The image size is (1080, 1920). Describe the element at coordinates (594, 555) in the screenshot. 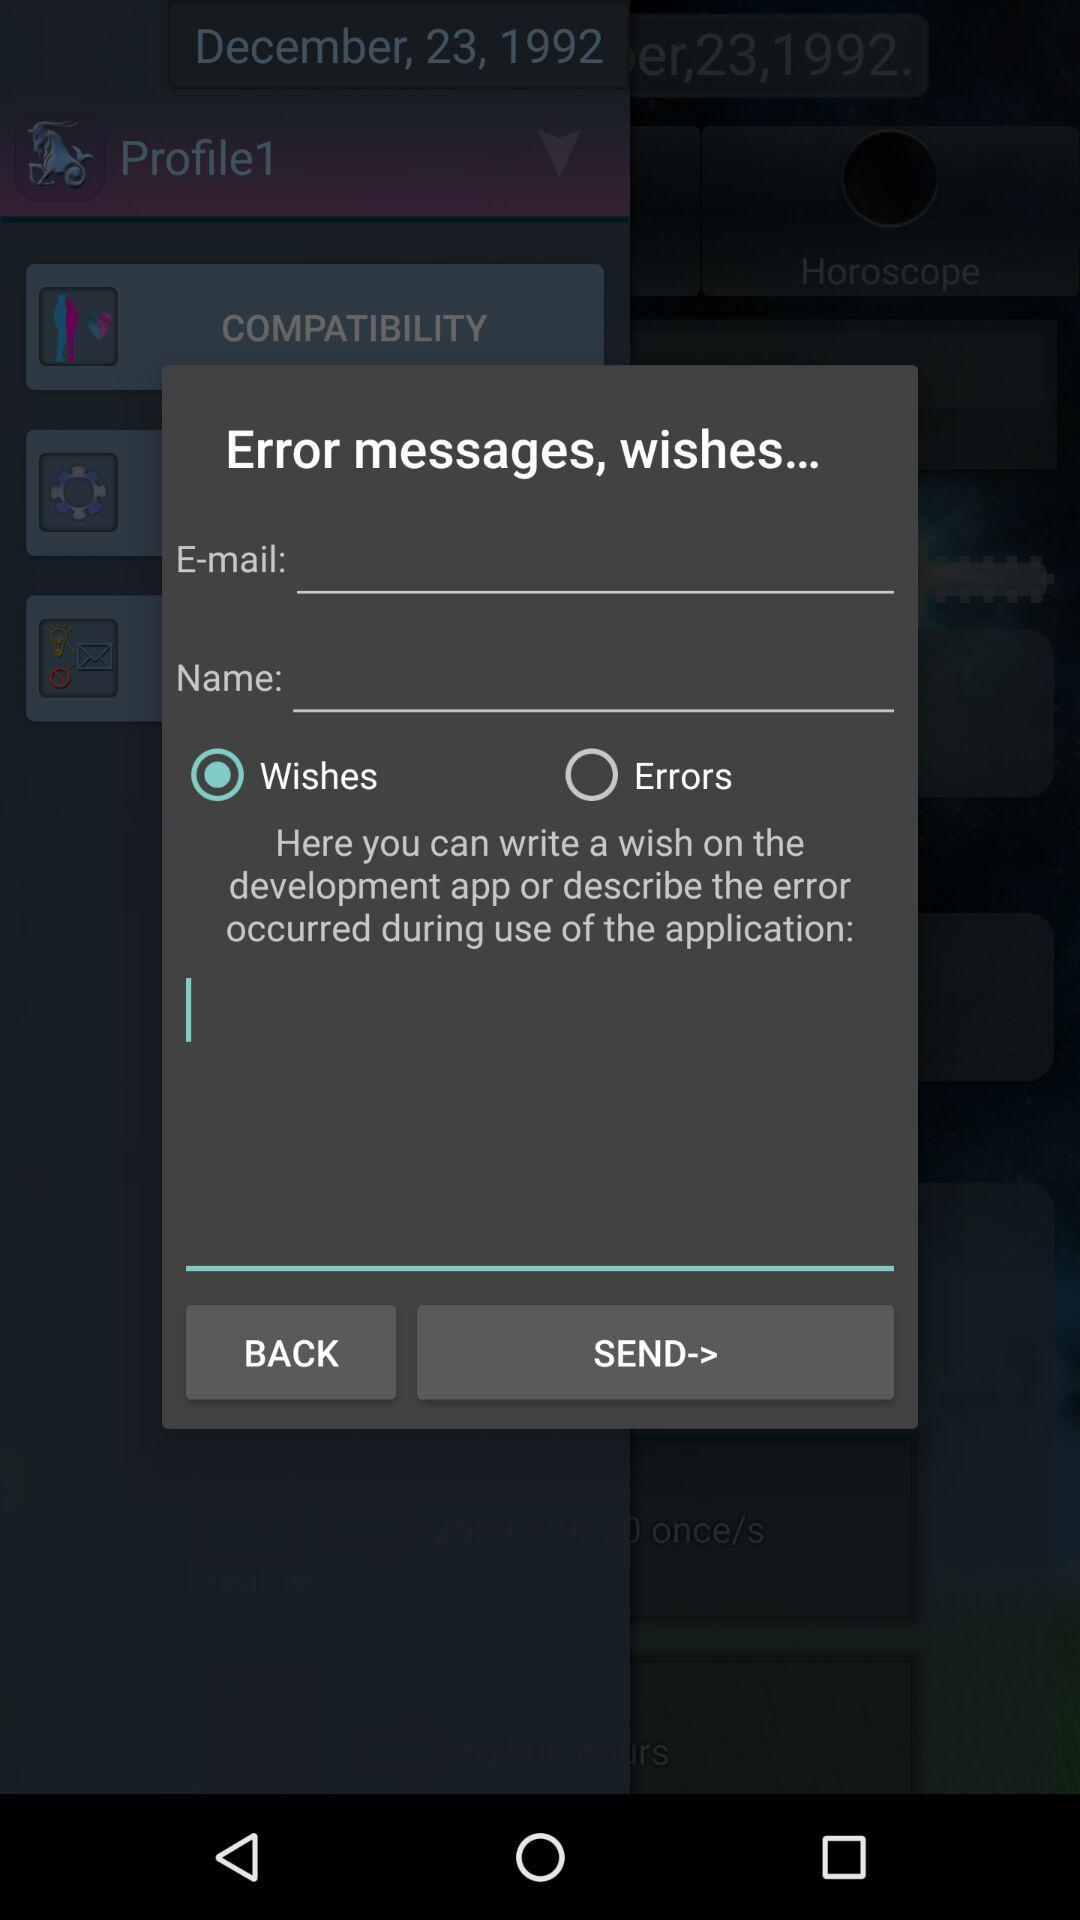

I see `selects the field to put in your email address` at that location.